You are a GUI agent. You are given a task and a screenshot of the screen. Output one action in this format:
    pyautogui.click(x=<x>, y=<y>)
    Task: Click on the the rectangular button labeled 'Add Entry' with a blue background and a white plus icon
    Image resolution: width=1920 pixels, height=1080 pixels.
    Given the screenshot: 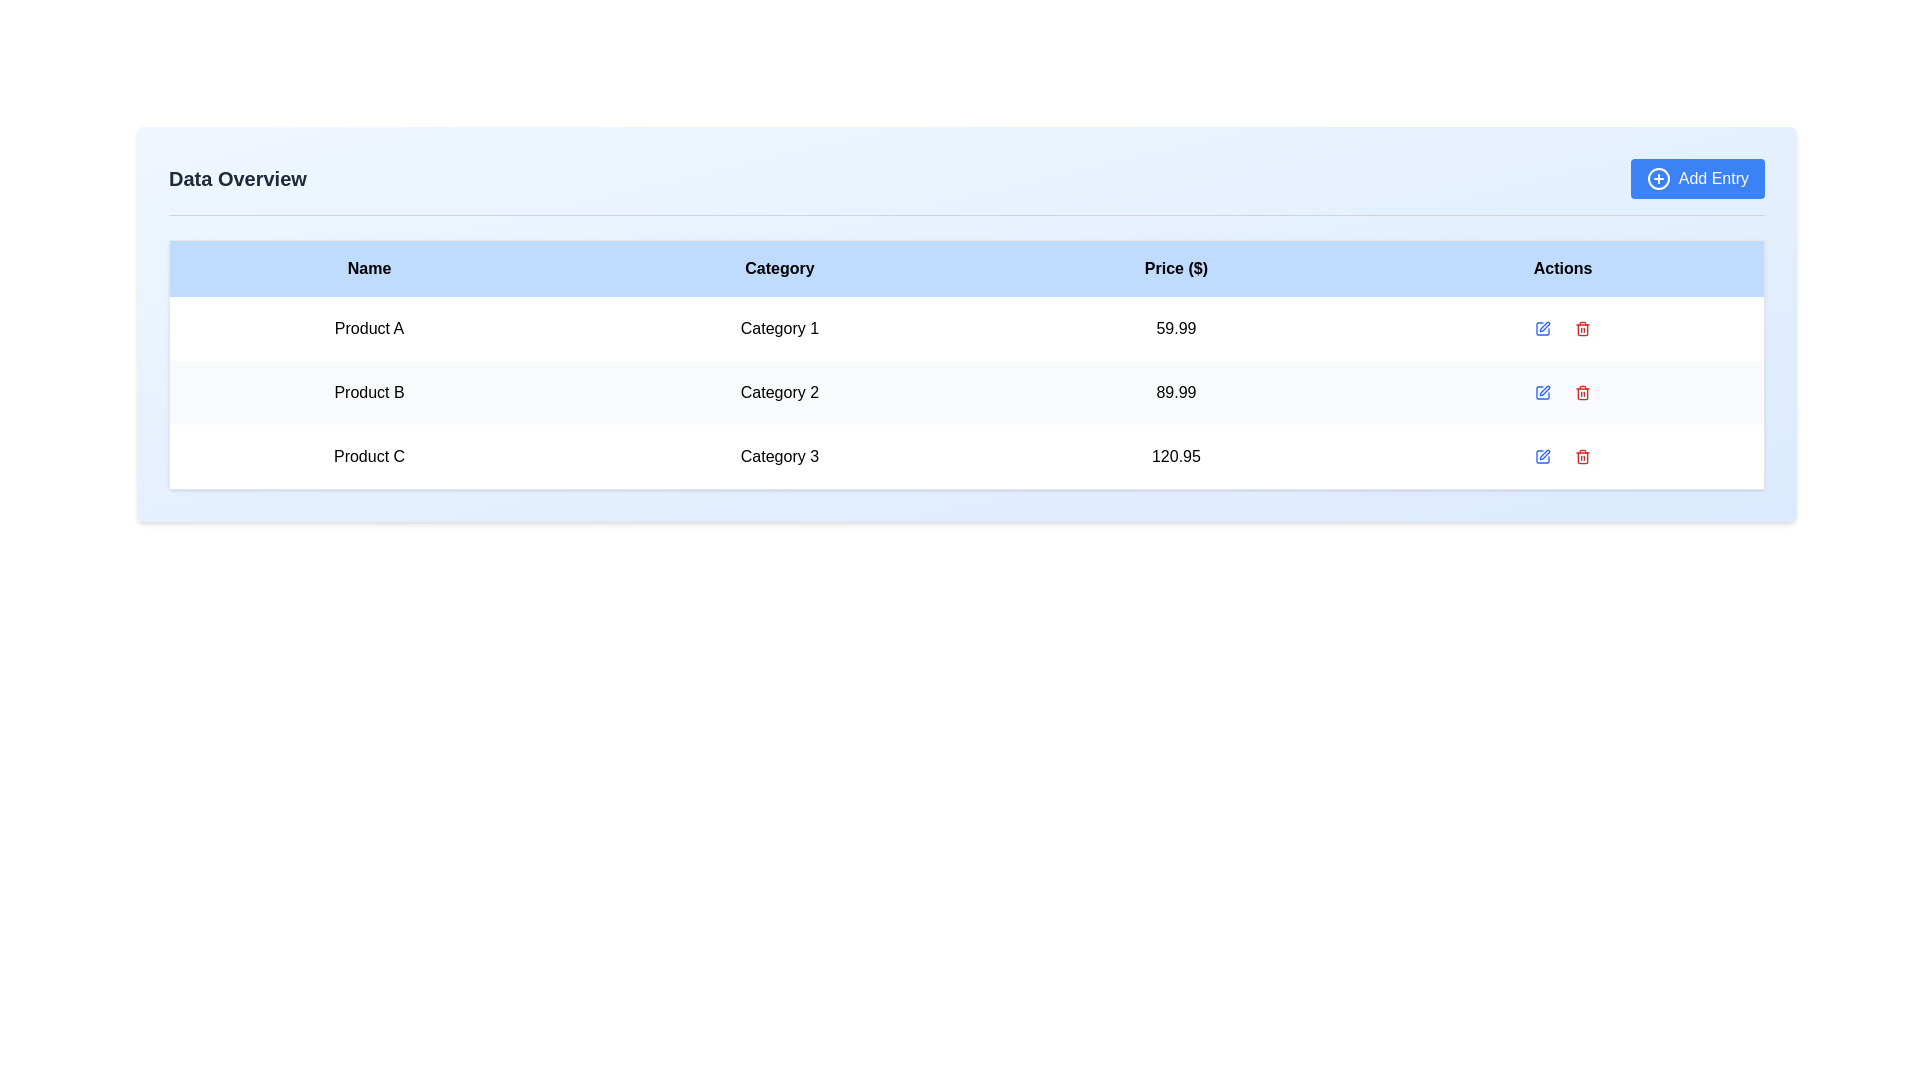 What is the action you would take?
    pyautogui.click(x=1696, y=177)
    